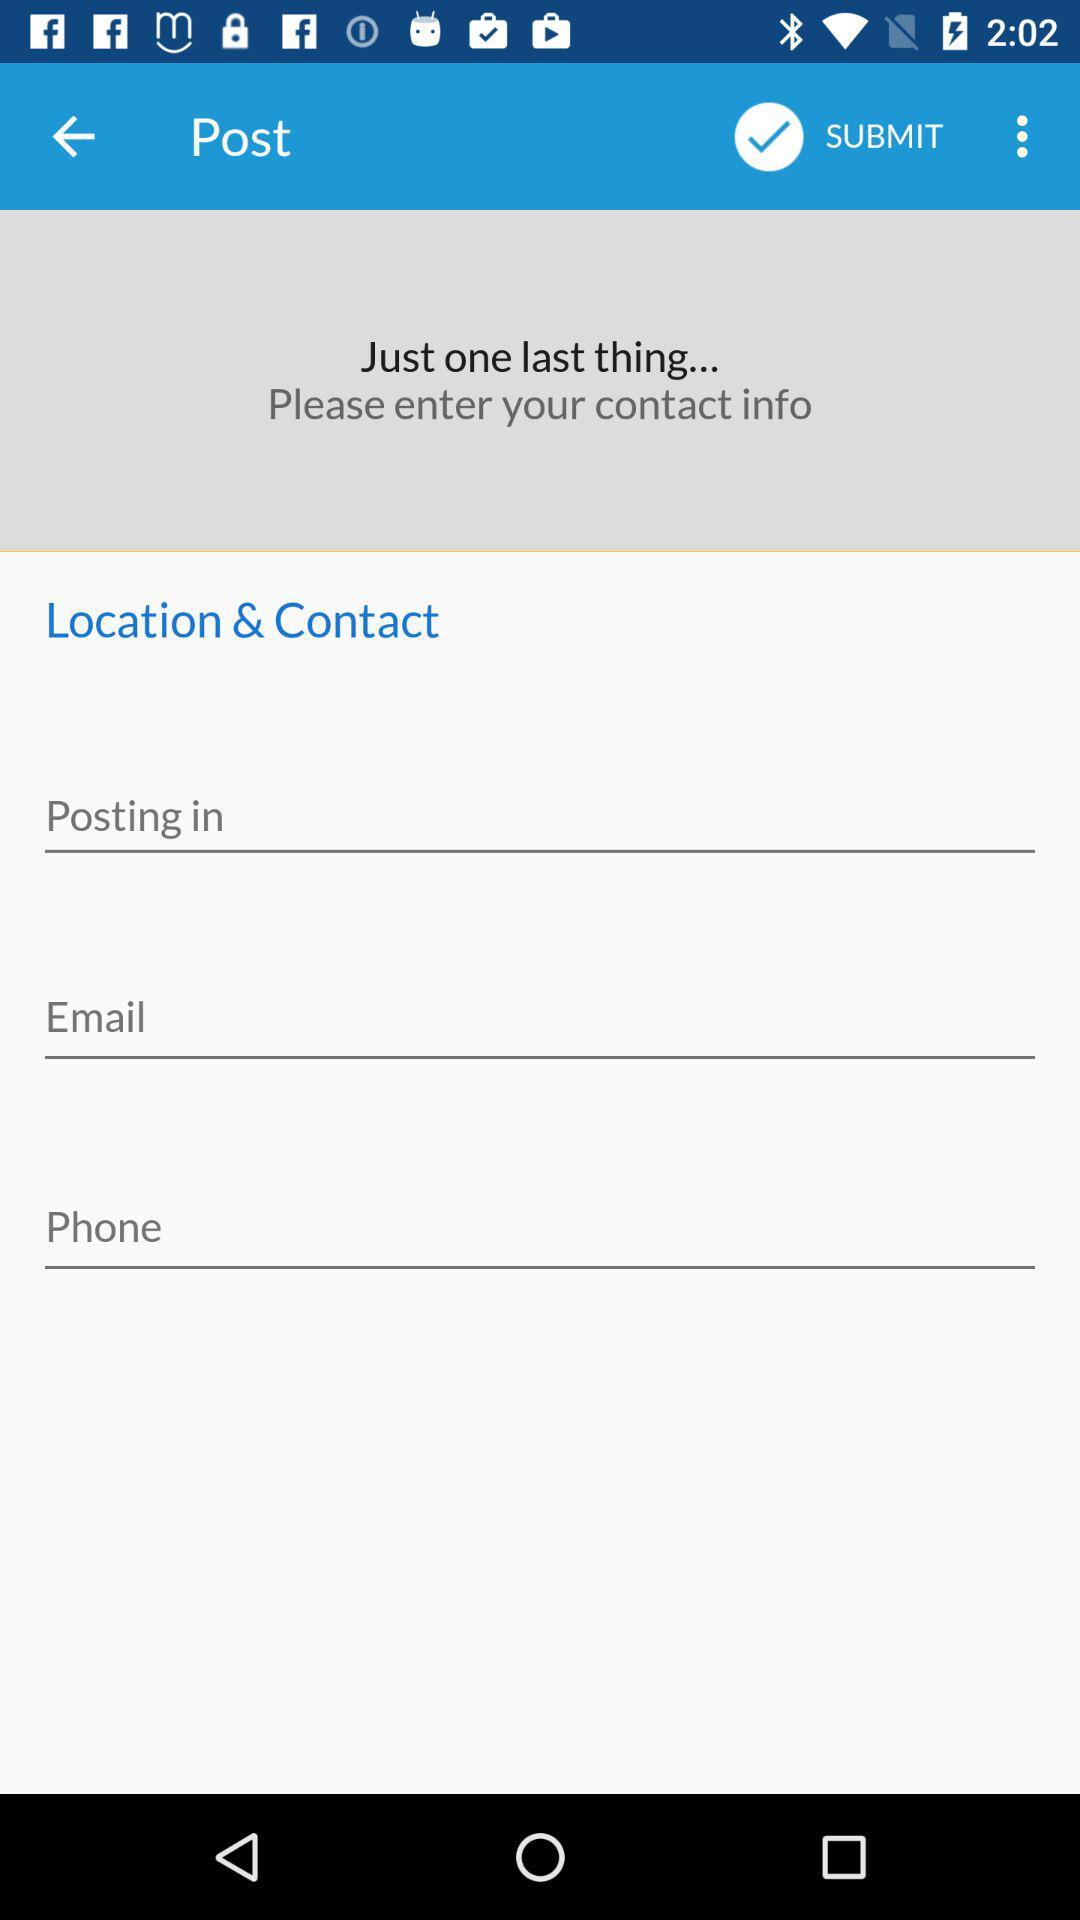  I want to click on your email, so click(540, 1003).